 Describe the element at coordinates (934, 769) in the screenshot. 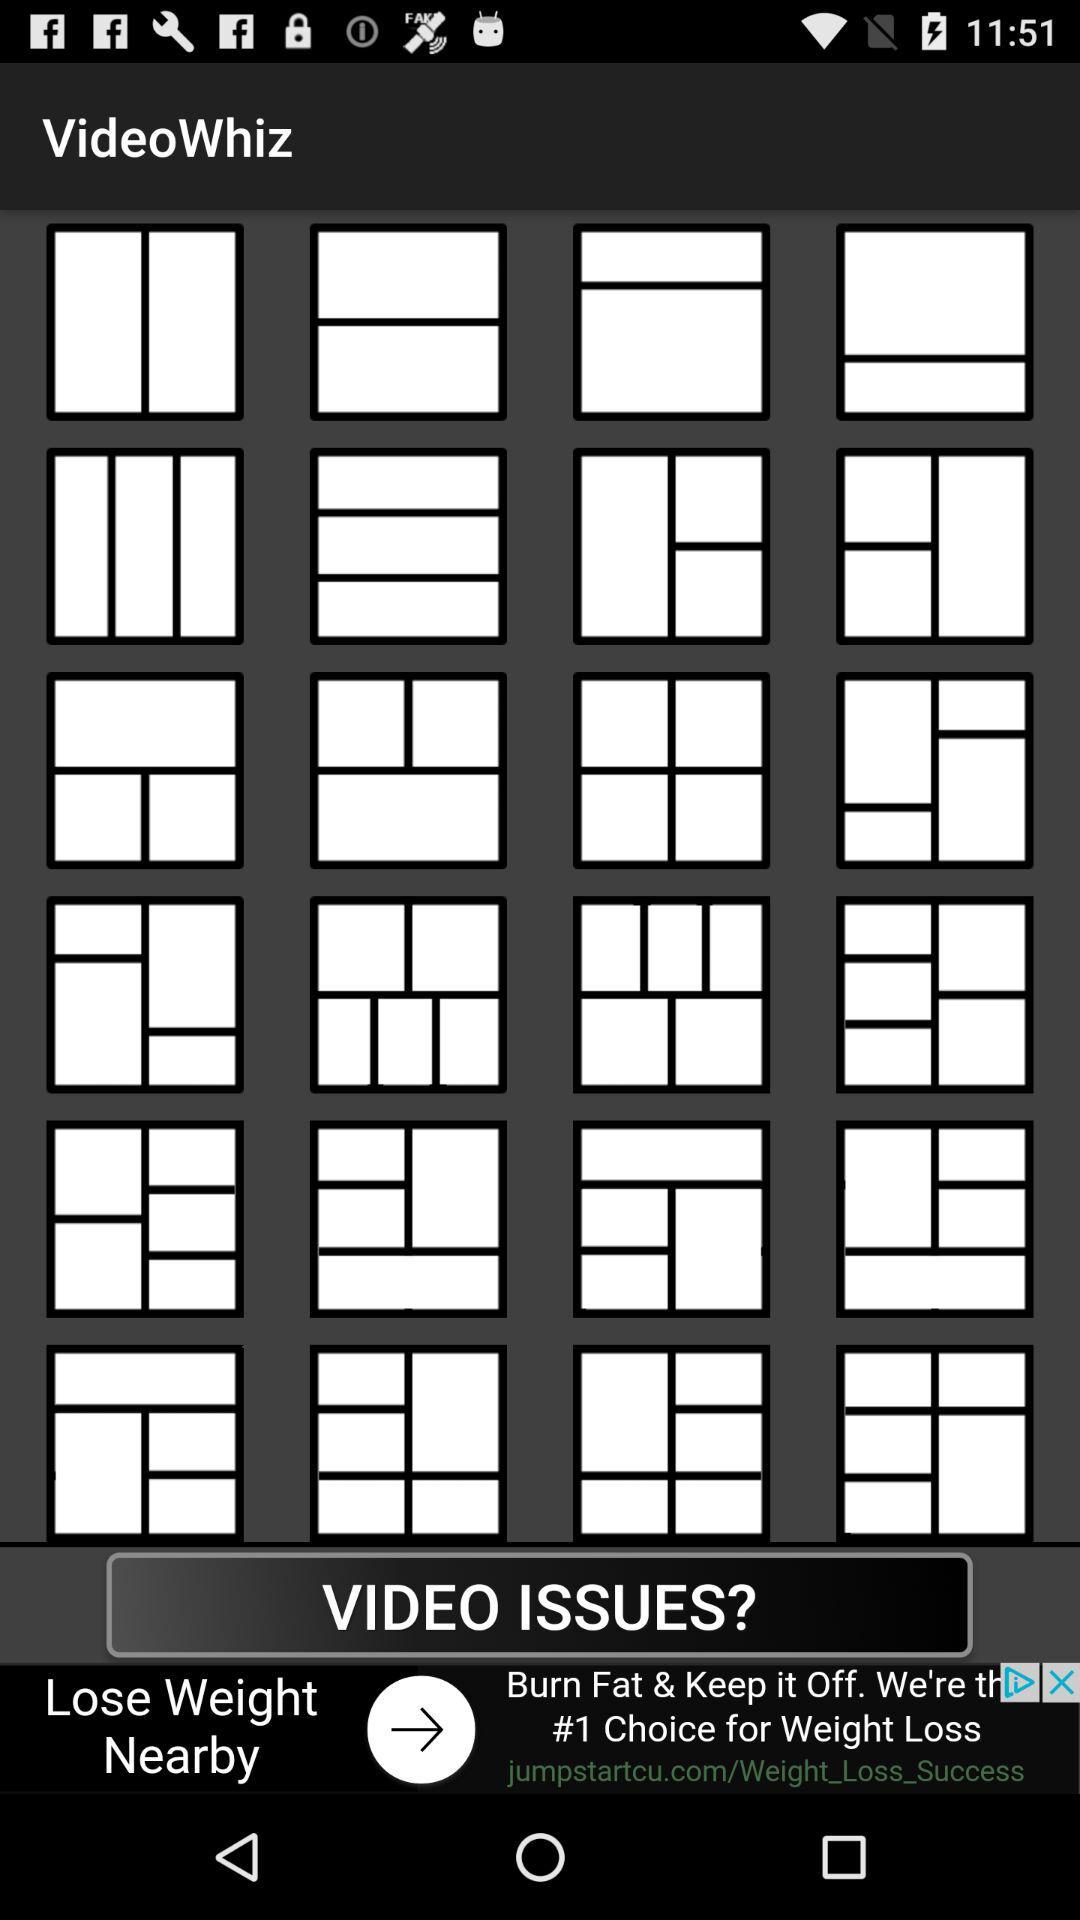

I see `image` at that location.